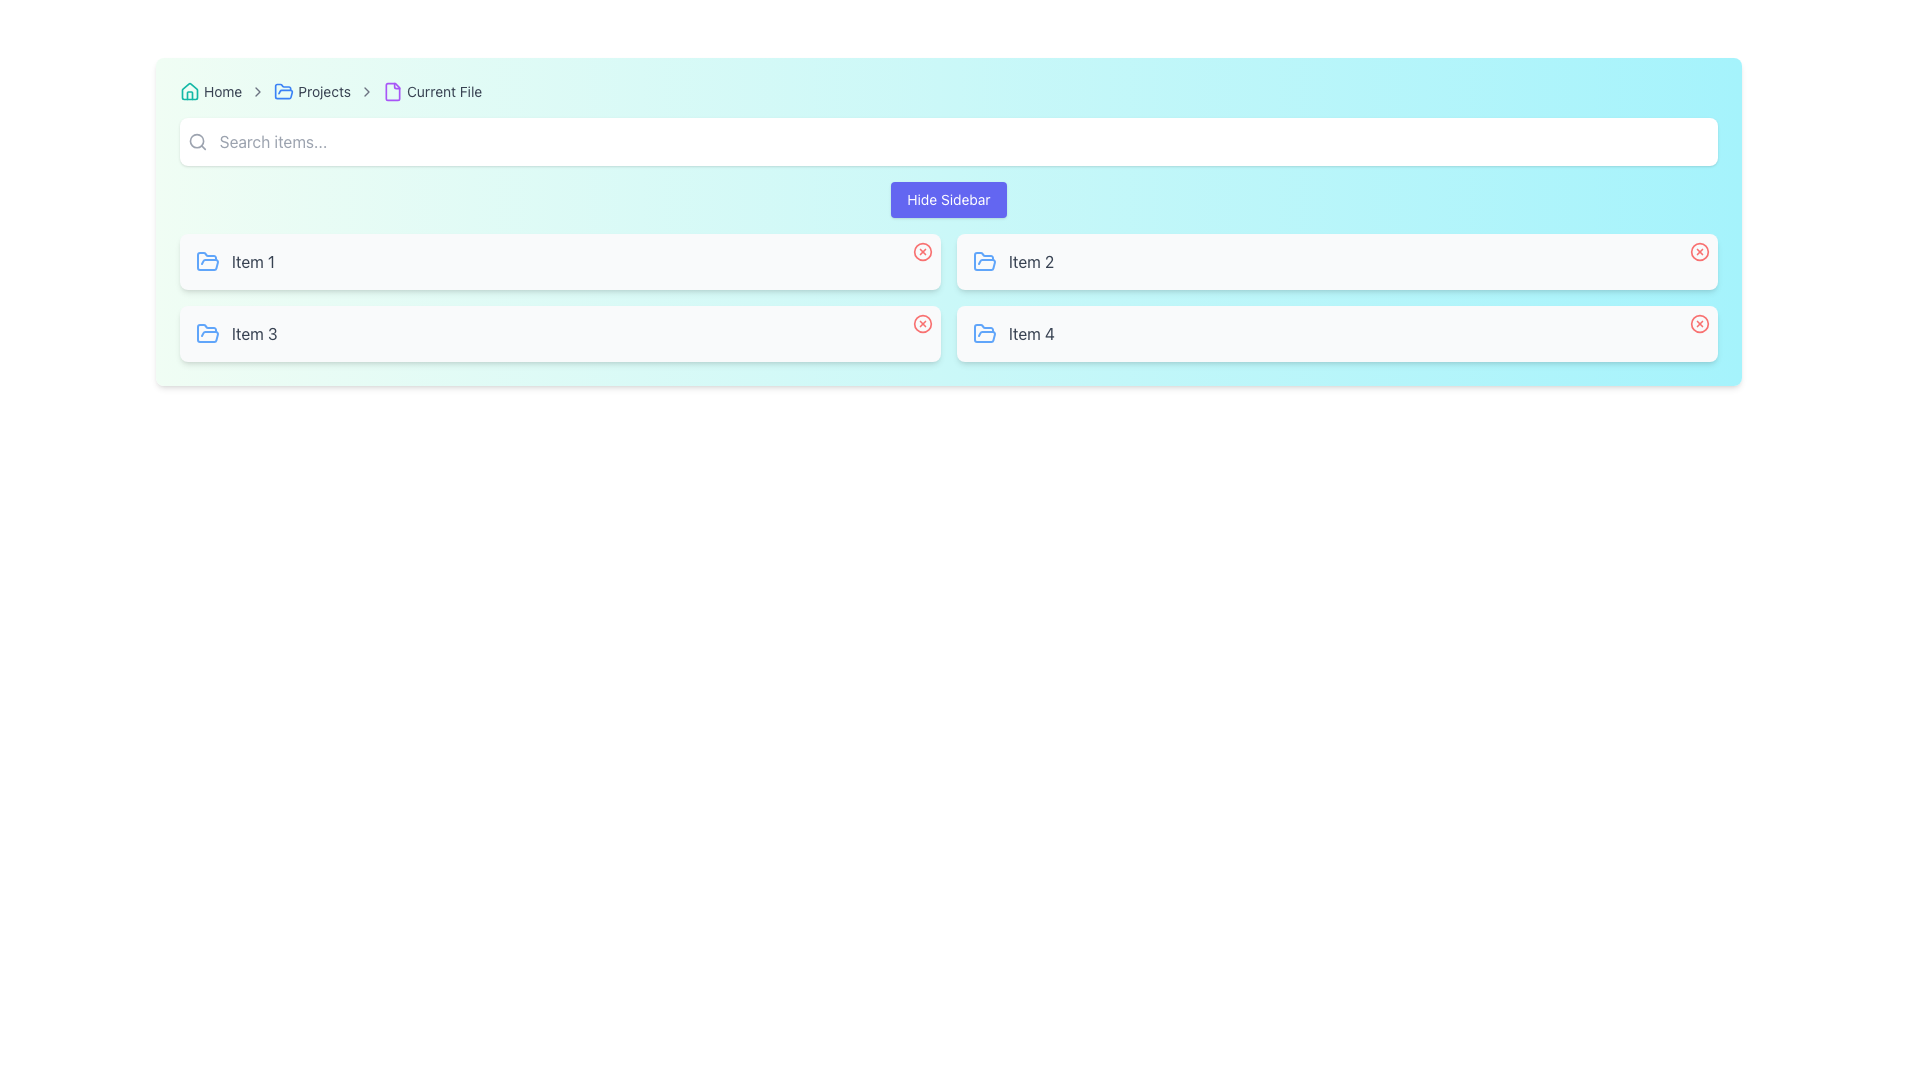  Describe the element at coordinates (190, 91) in the screenshot. I see `the lower segment of the teal house icon in the breadcrumb navigation at the top left of the interface` at that location.